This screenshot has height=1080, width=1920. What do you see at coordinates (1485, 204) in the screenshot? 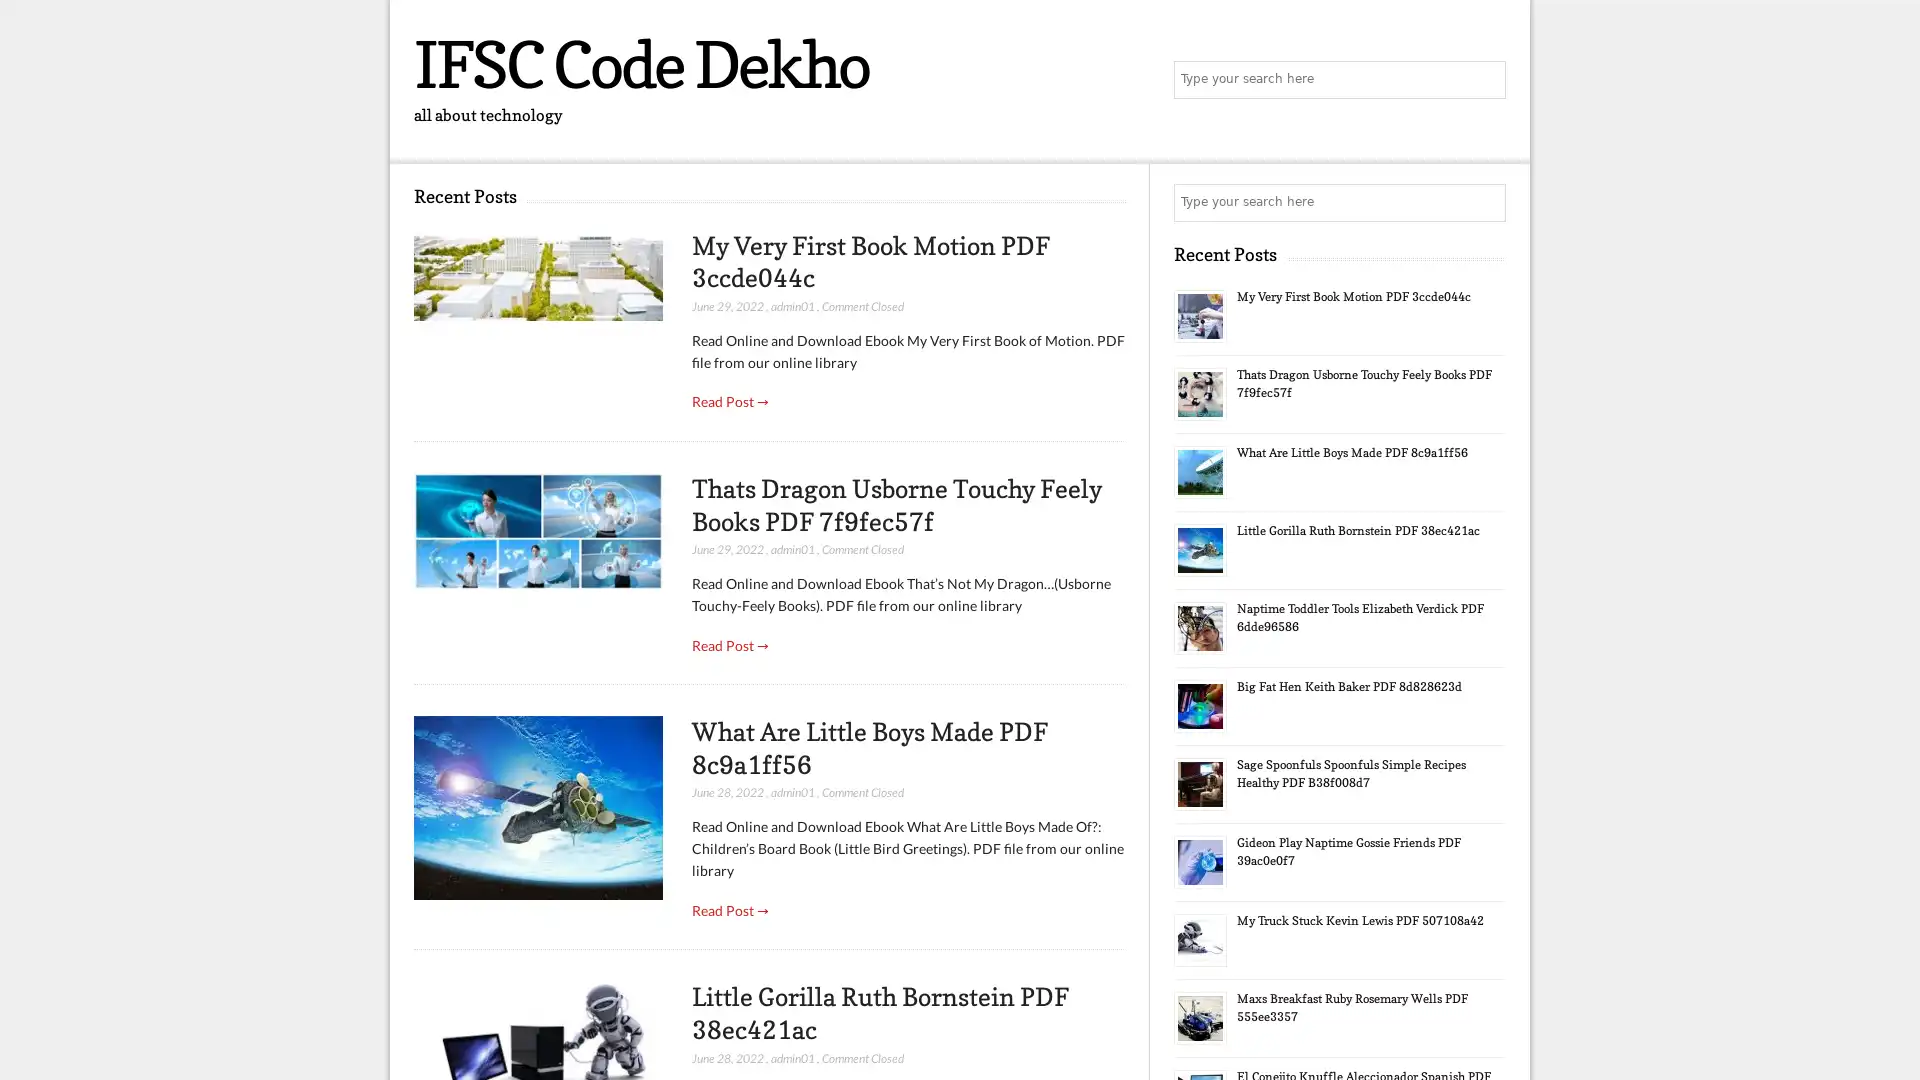
I see `Search` at bounding box center [1485, 204].